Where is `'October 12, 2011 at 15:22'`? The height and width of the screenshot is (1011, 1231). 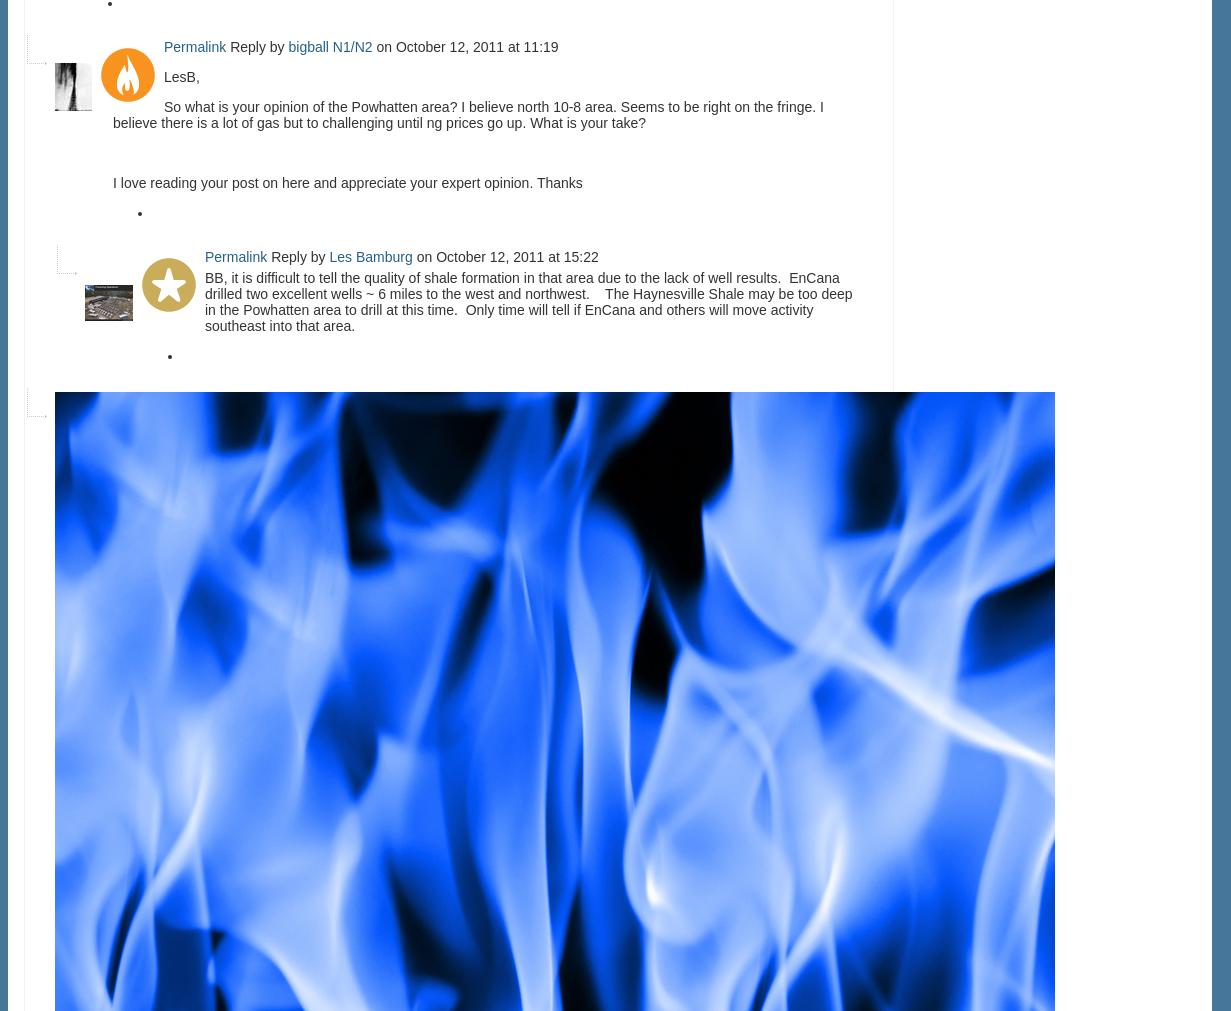
'October 12, 2011 at 15:22' is located at coordinates (517, 256).